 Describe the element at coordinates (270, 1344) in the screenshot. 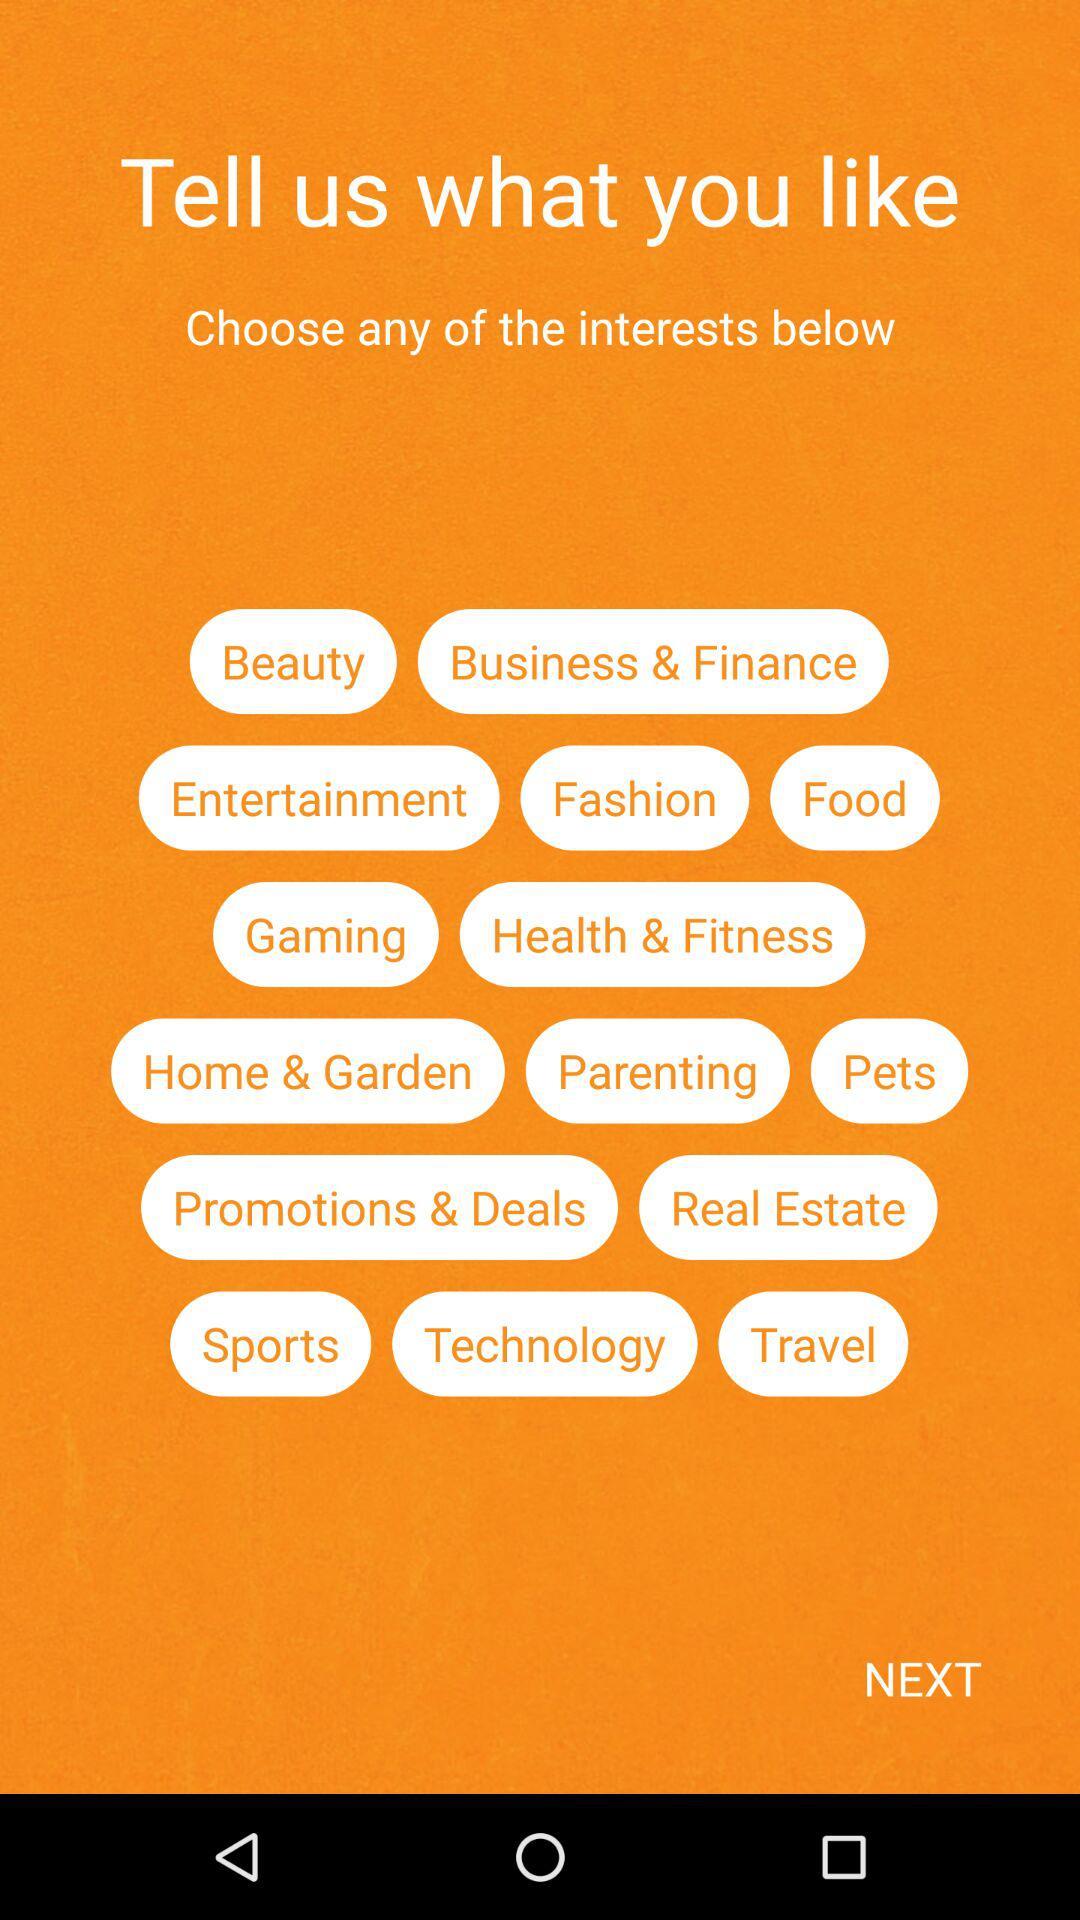

I see `sports` at that location.